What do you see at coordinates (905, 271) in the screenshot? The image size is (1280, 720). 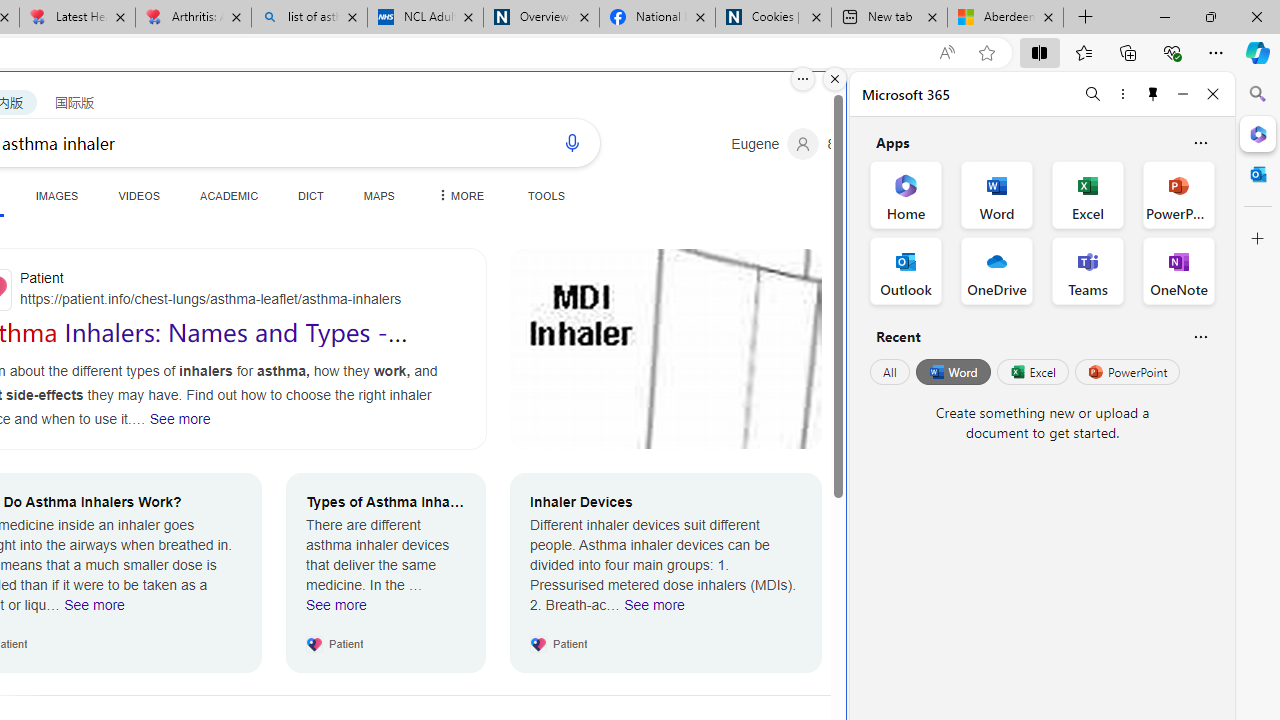 I see `'Outlook Office App'` at bounding box center [905, 271].